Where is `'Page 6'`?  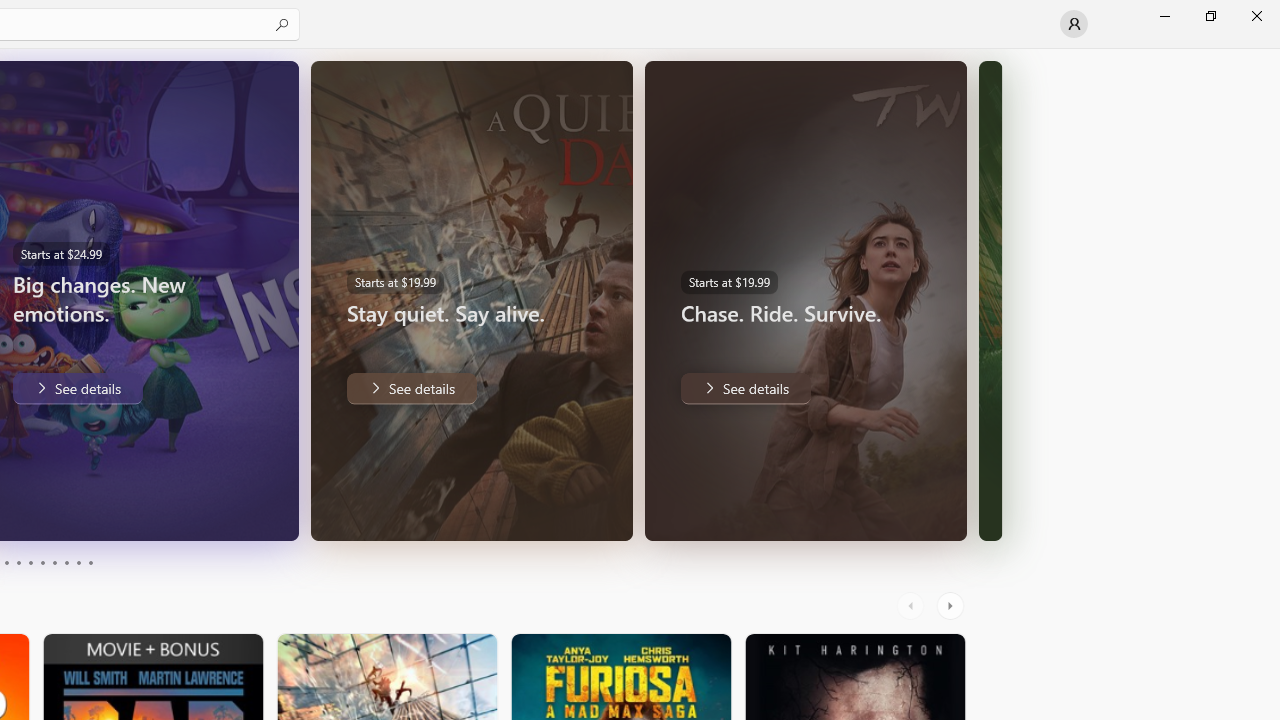 'Page 6' is located at coordinates (42, 563).